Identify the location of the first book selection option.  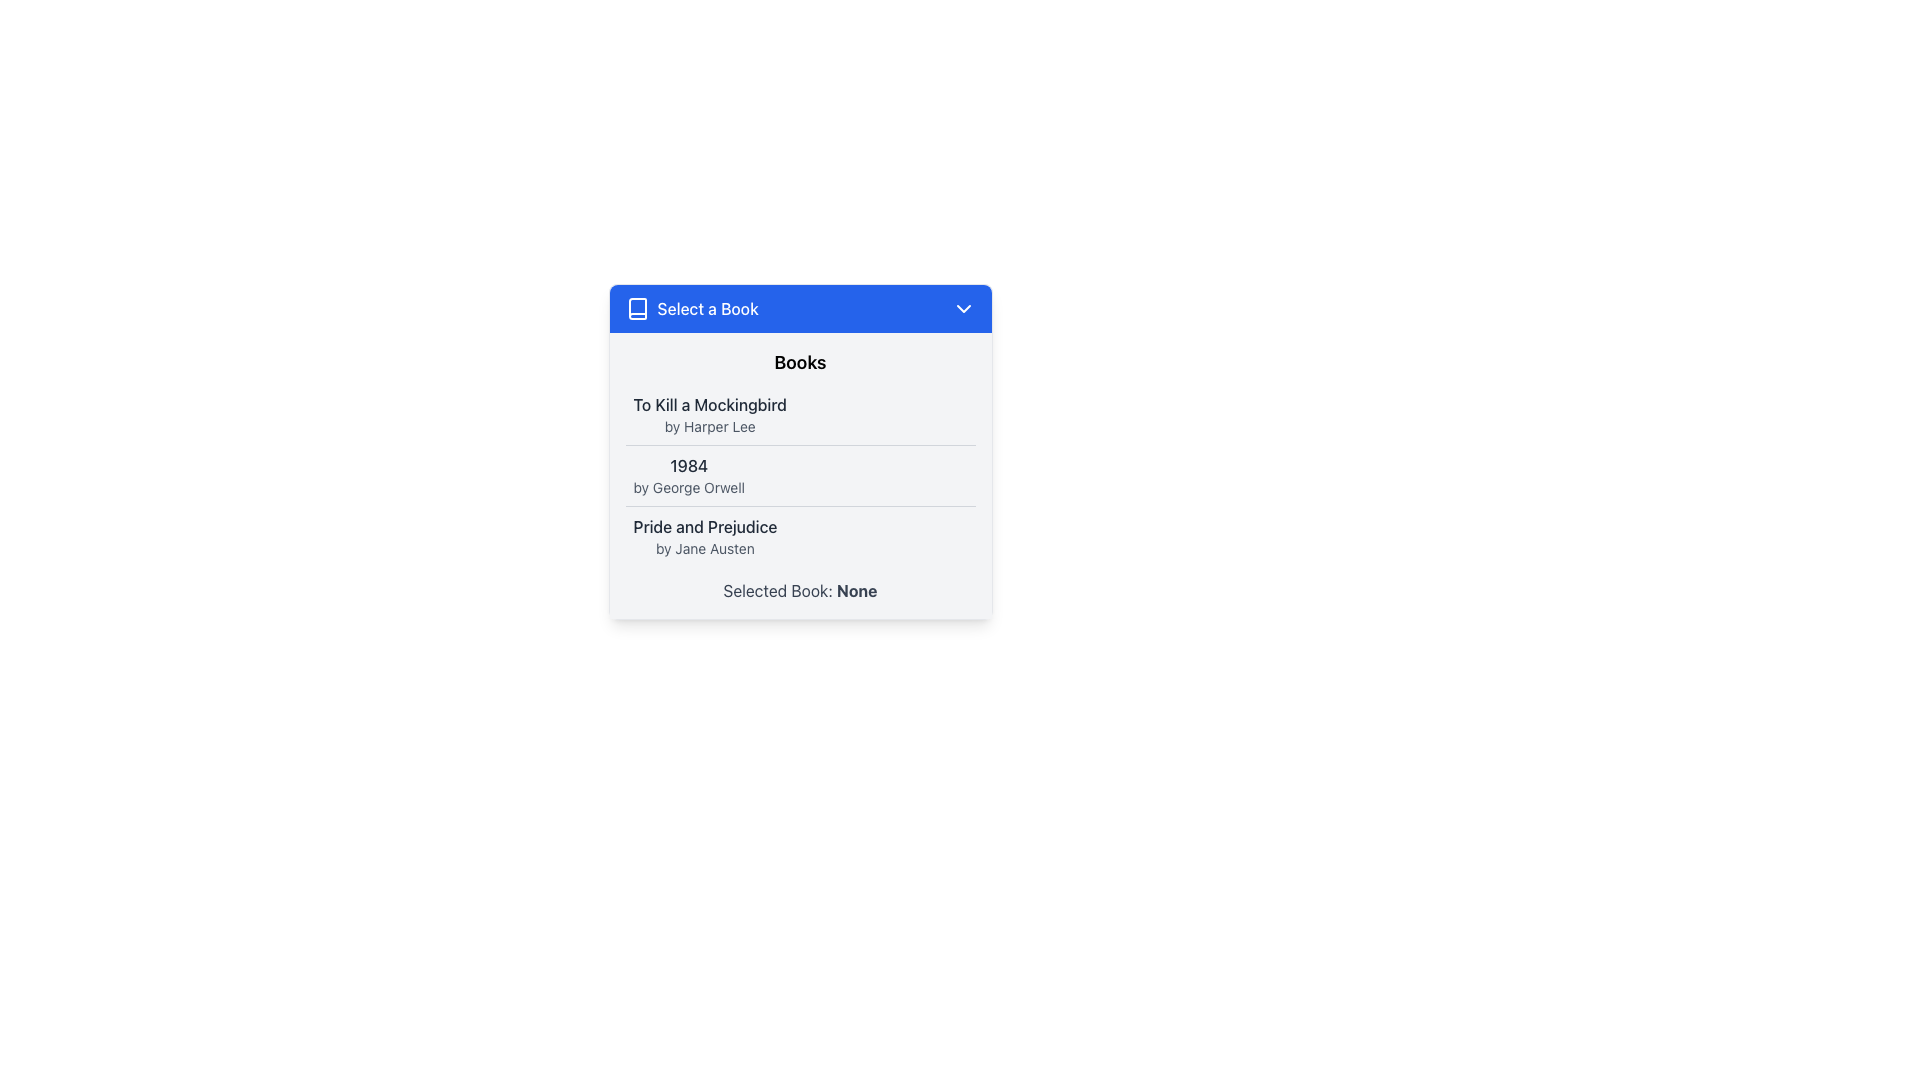
(710, 414).